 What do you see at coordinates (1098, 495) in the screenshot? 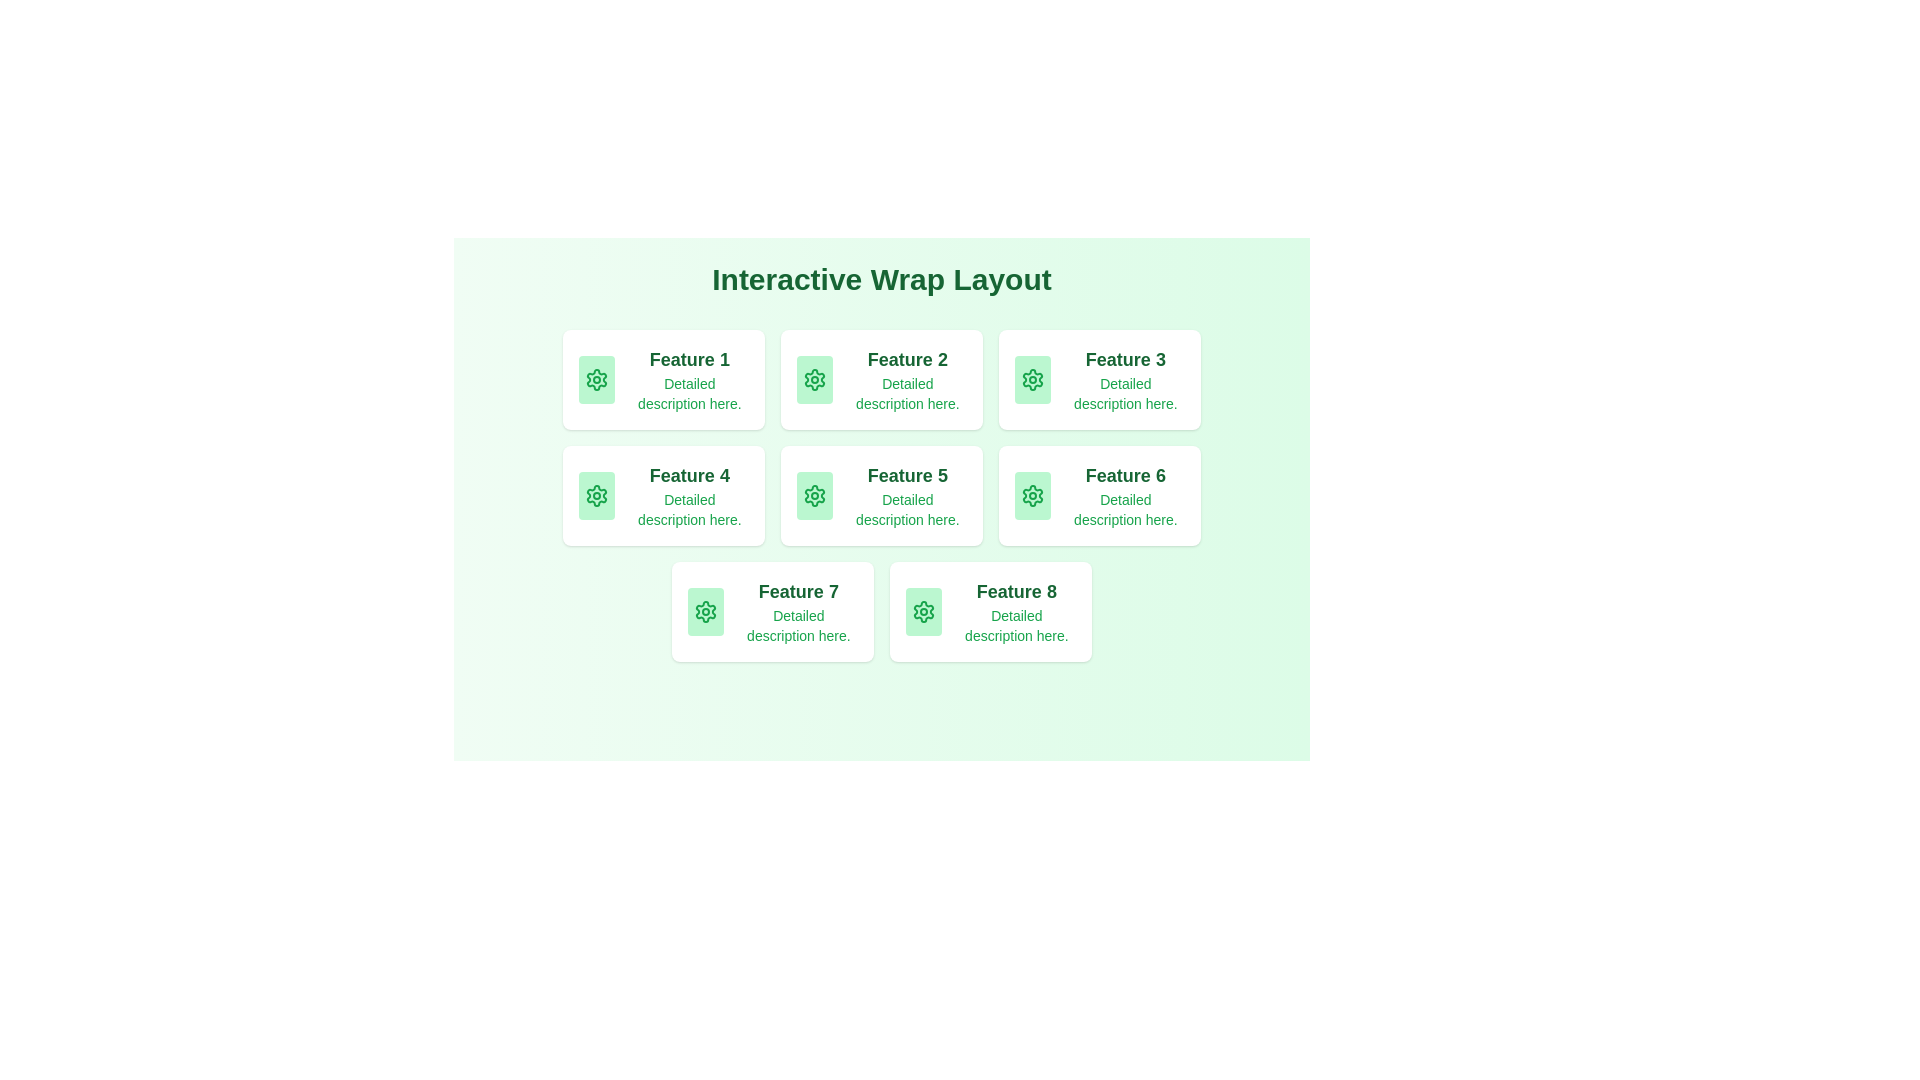
I see `contents of the Feature card located in the third column of the second row under the 'Interactive Wrap Layout' title, positioned between 'Feature 5' and 'Feature 7'` at bounding box center [1098, 495].